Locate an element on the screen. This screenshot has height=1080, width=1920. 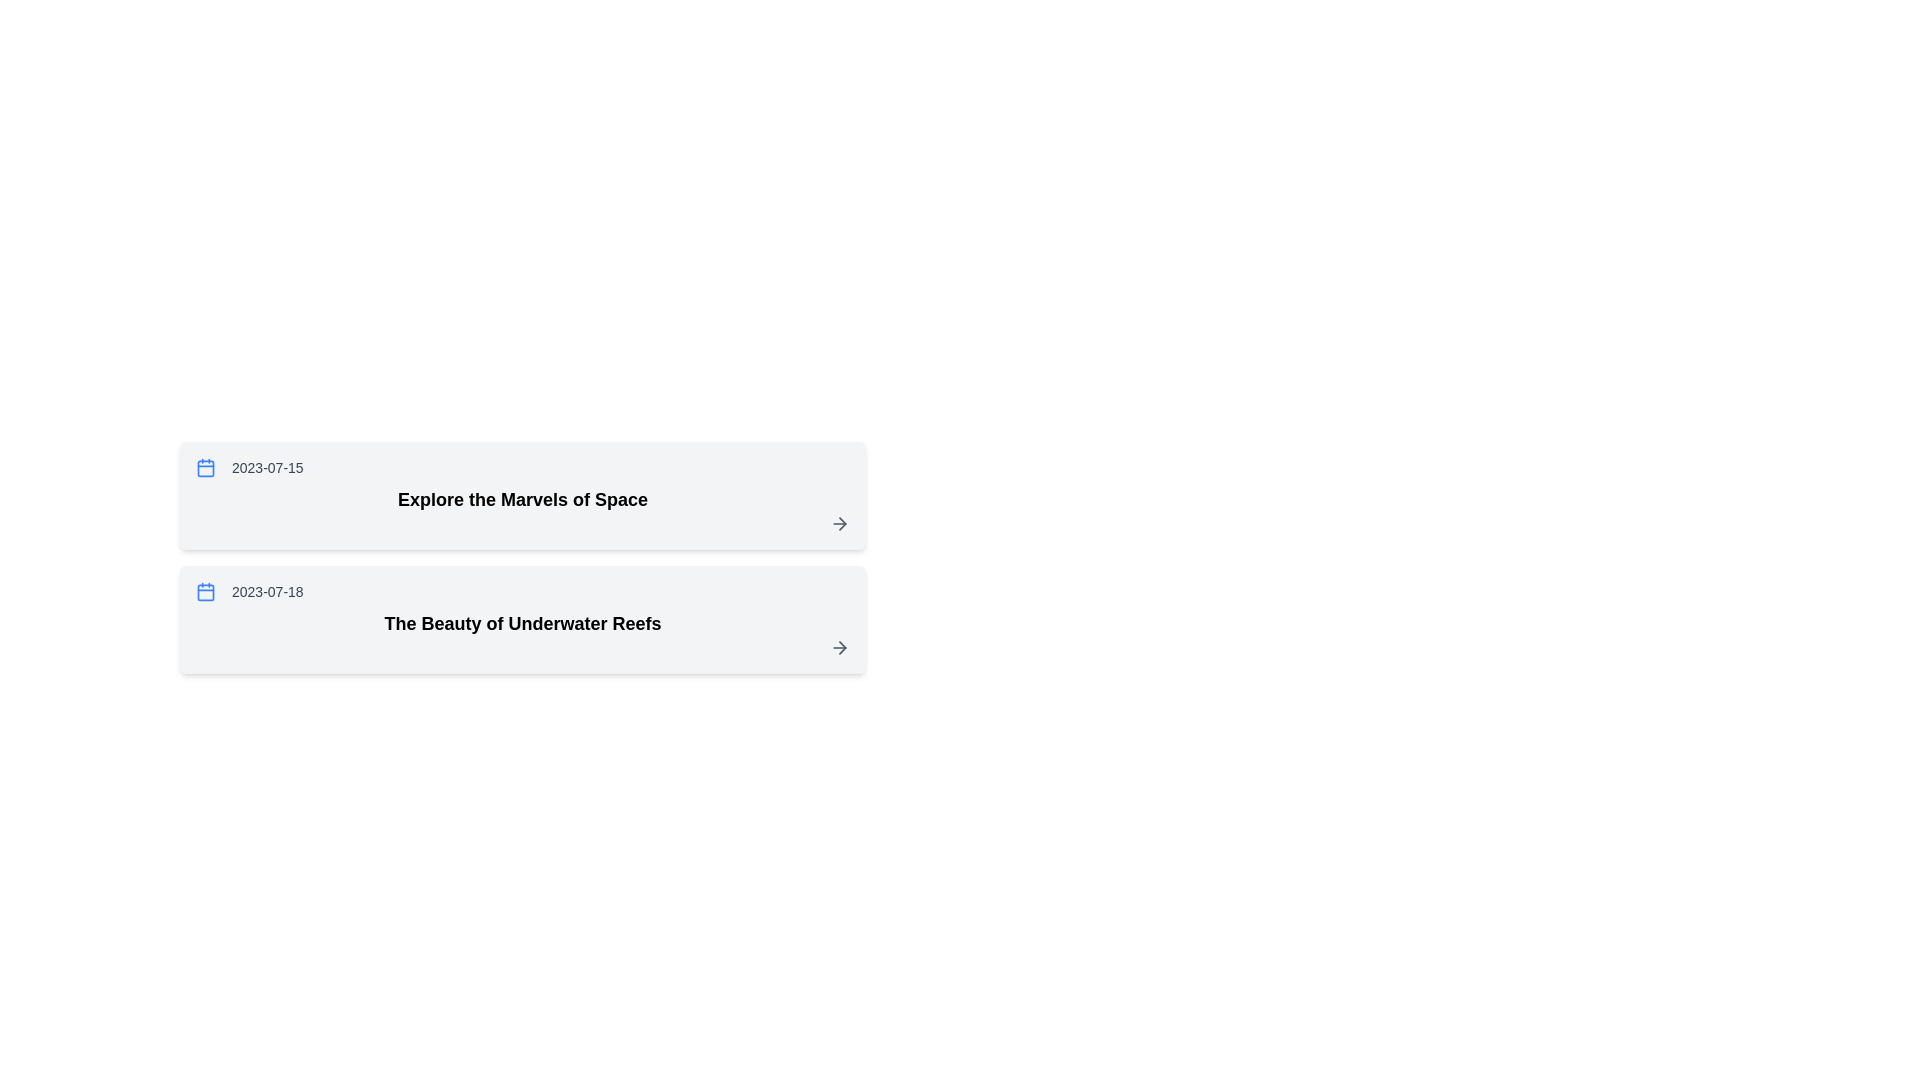
the small rightward-pointing arrow icon located in the second card, to the right of the title 'The Beauty of Underwater Reefs' is located at coordinates (842, 648).